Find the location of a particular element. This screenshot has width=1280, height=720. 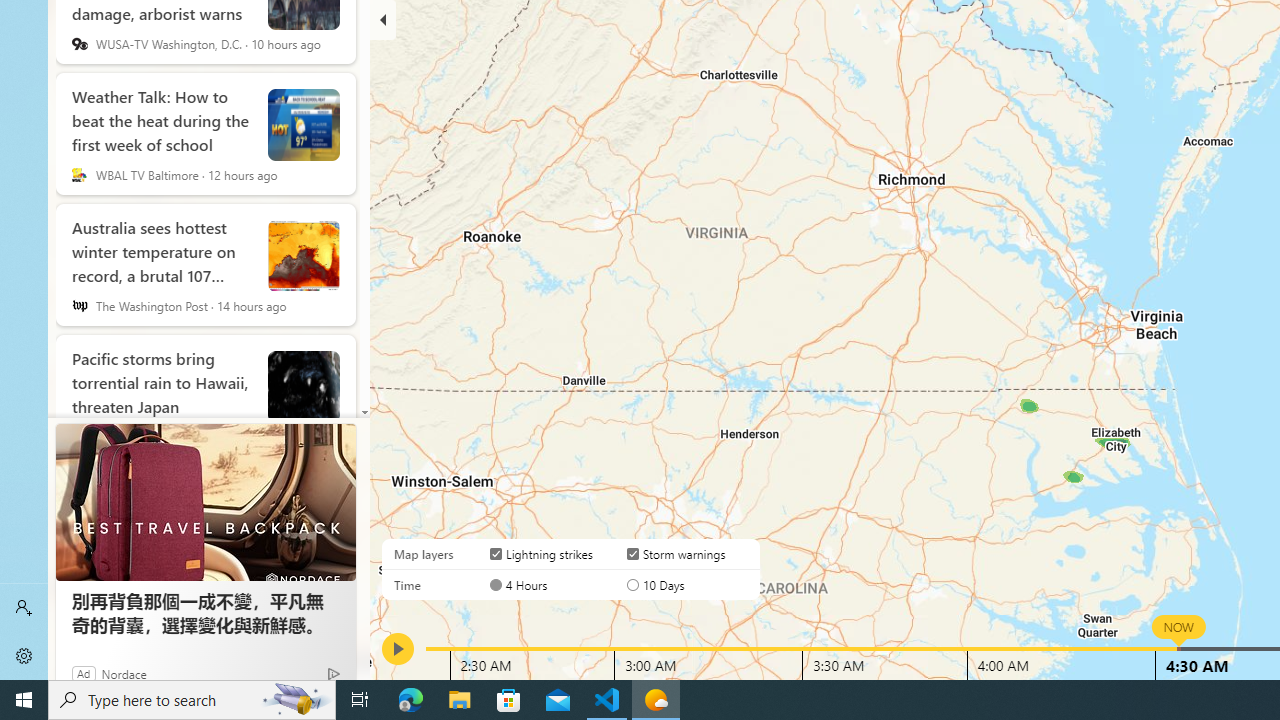

'Start' is located at coordinates (24, 698).